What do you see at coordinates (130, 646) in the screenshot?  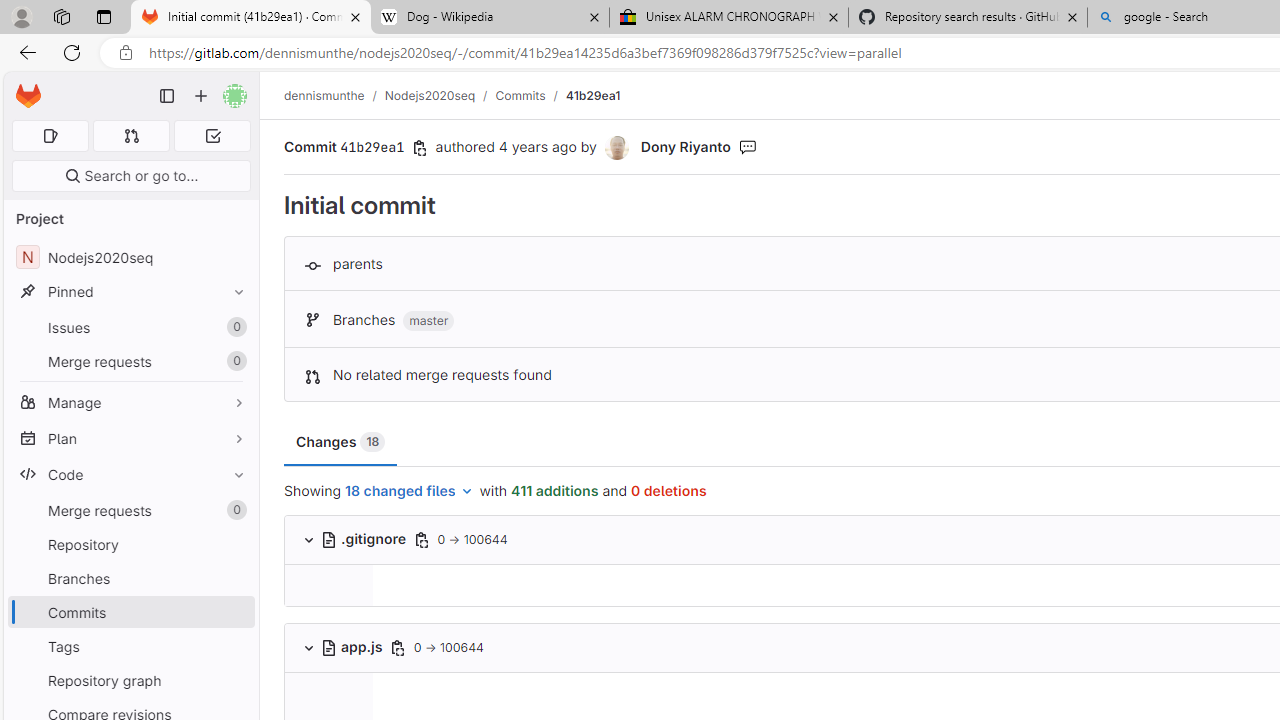 I see `'Tags'` at bounding box center [130, 646].